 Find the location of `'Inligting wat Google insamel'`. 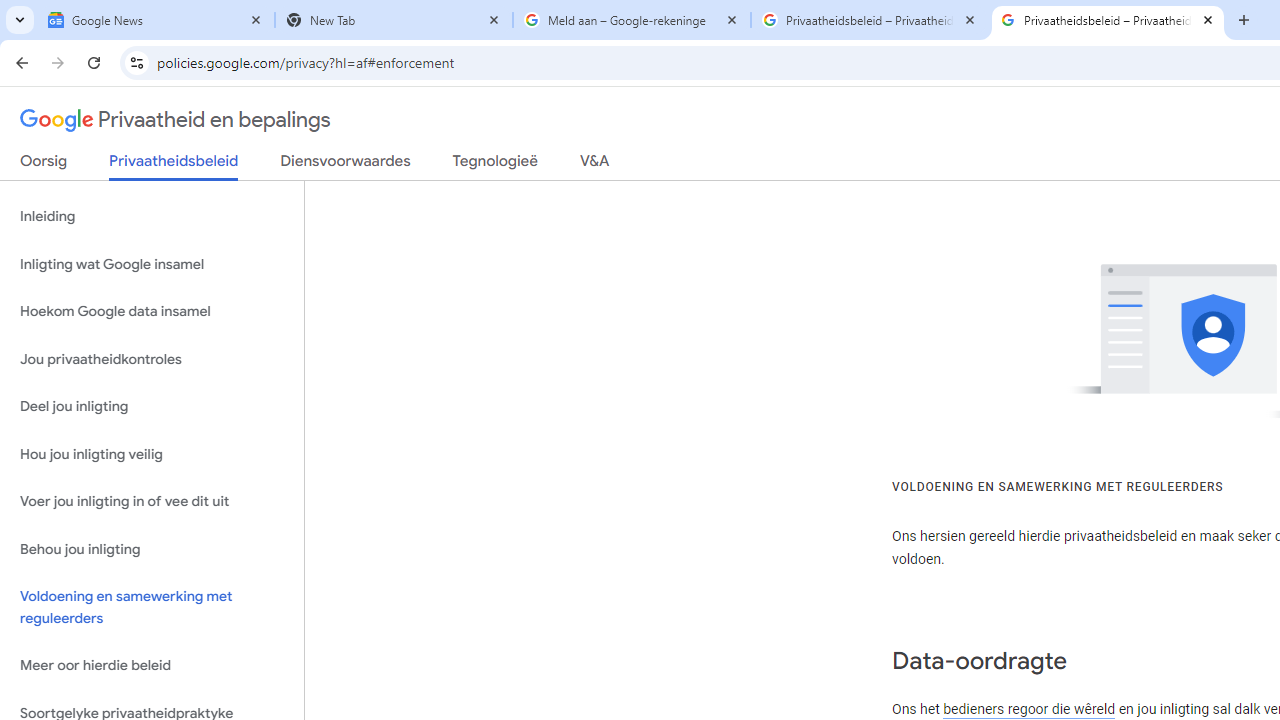

'Inligting wat Google insamel' is located at coordinates (151, 263).